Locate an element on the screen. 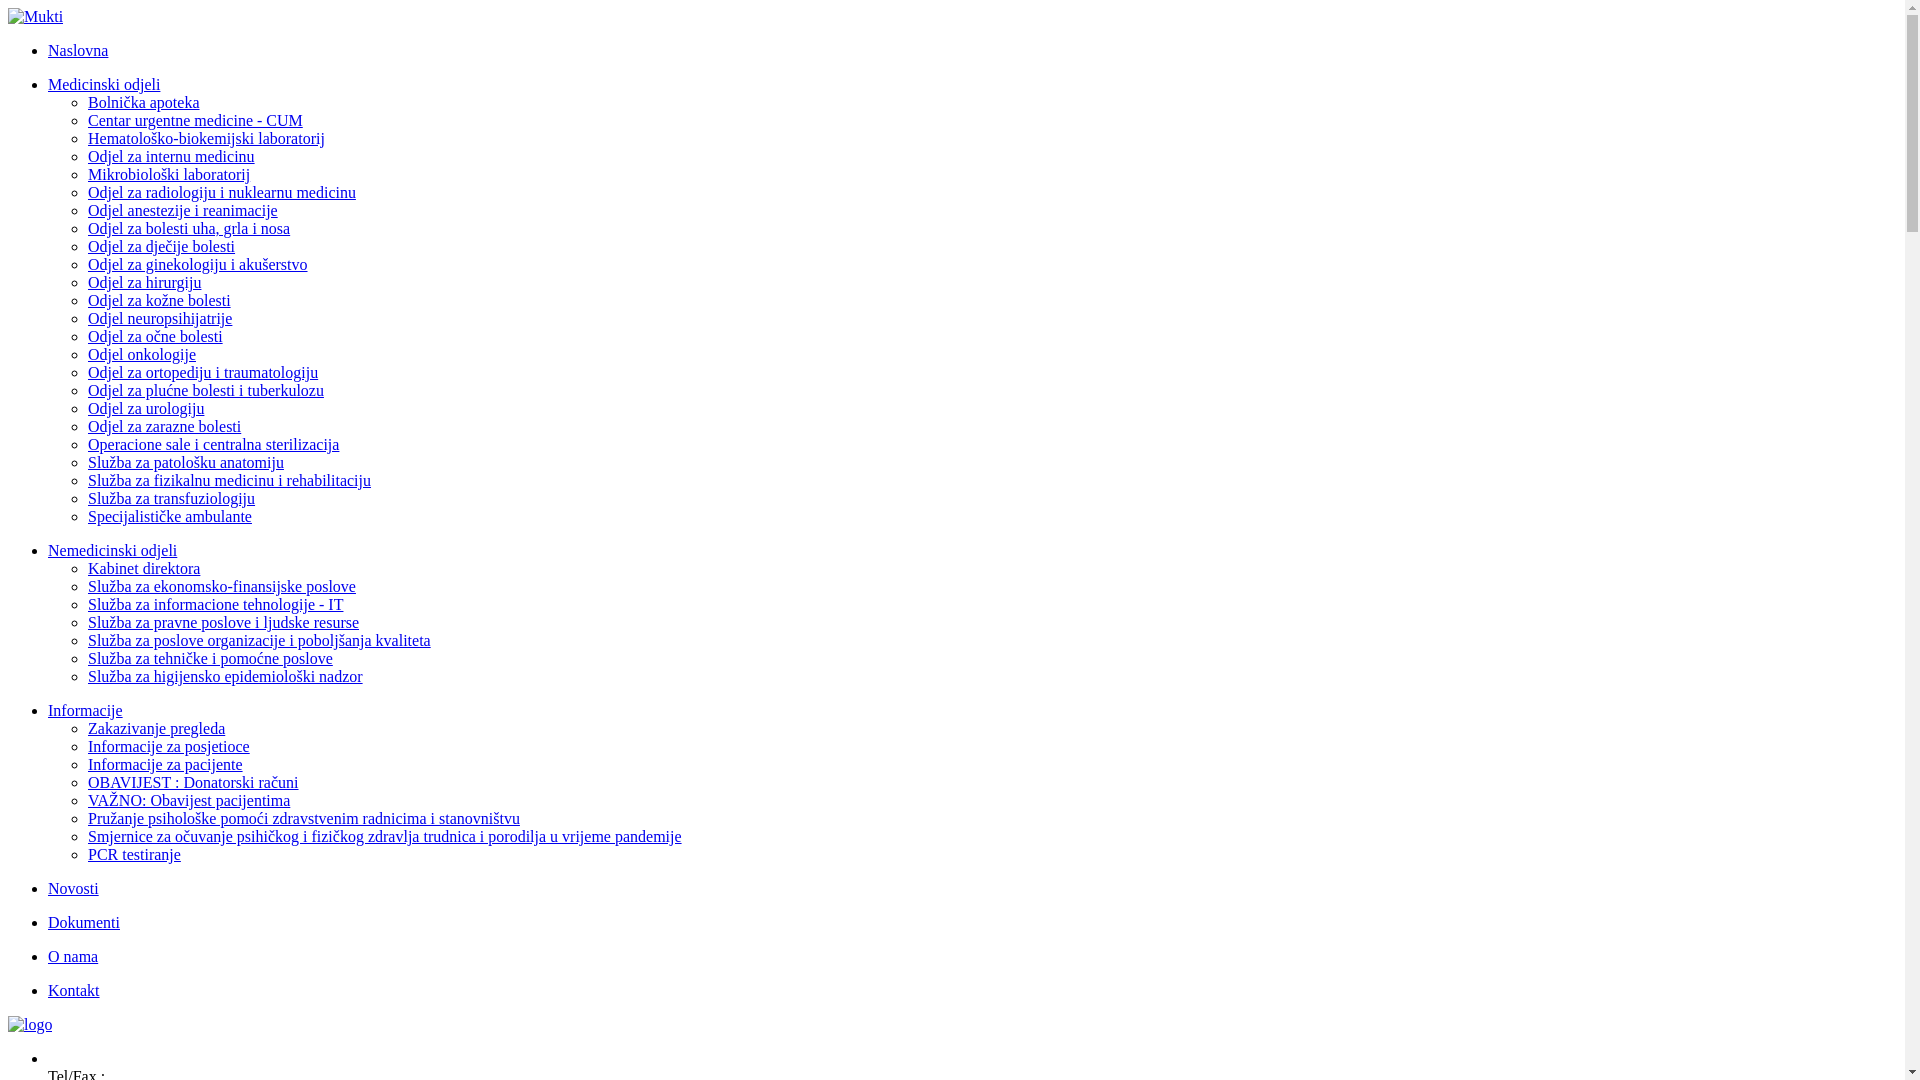  'Kontakt' is located at coordinates (48, 990).